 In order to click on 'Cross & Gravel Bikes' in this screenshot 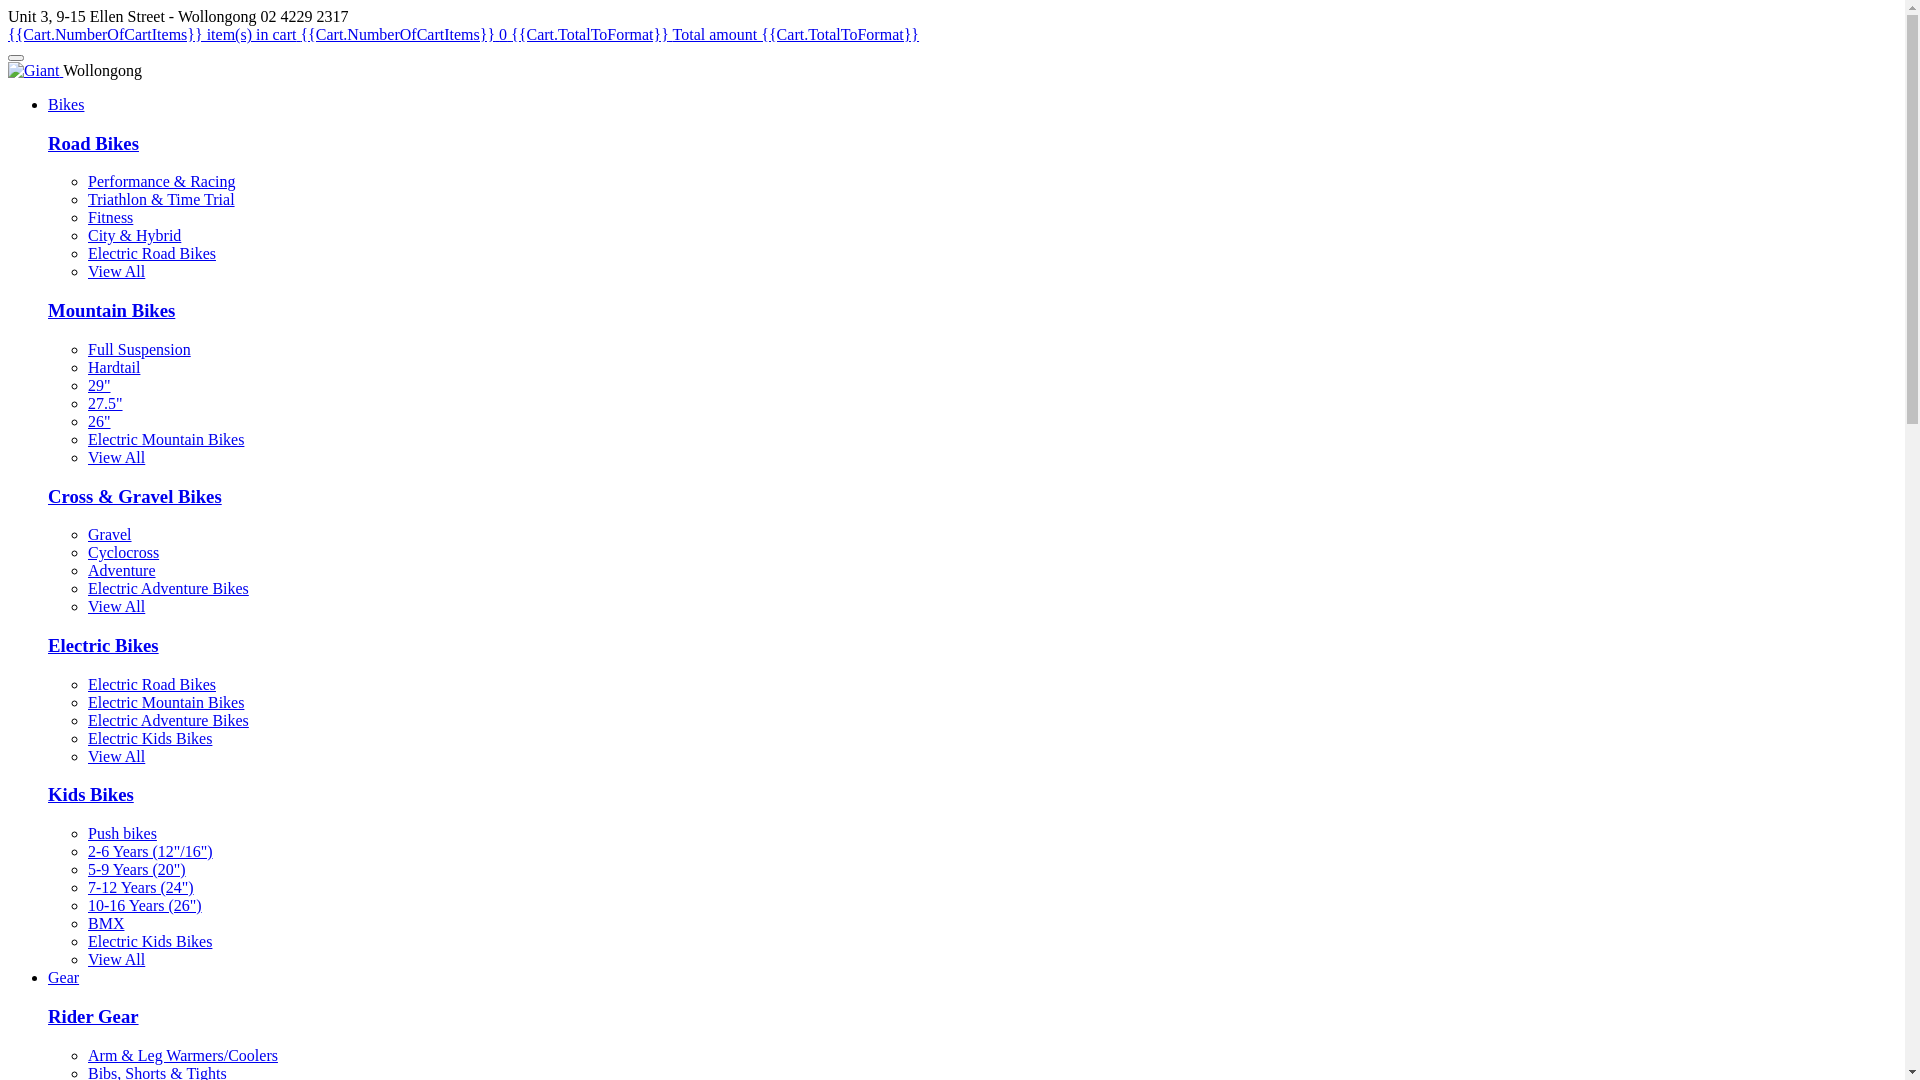, I will do `click(48, 495)`.